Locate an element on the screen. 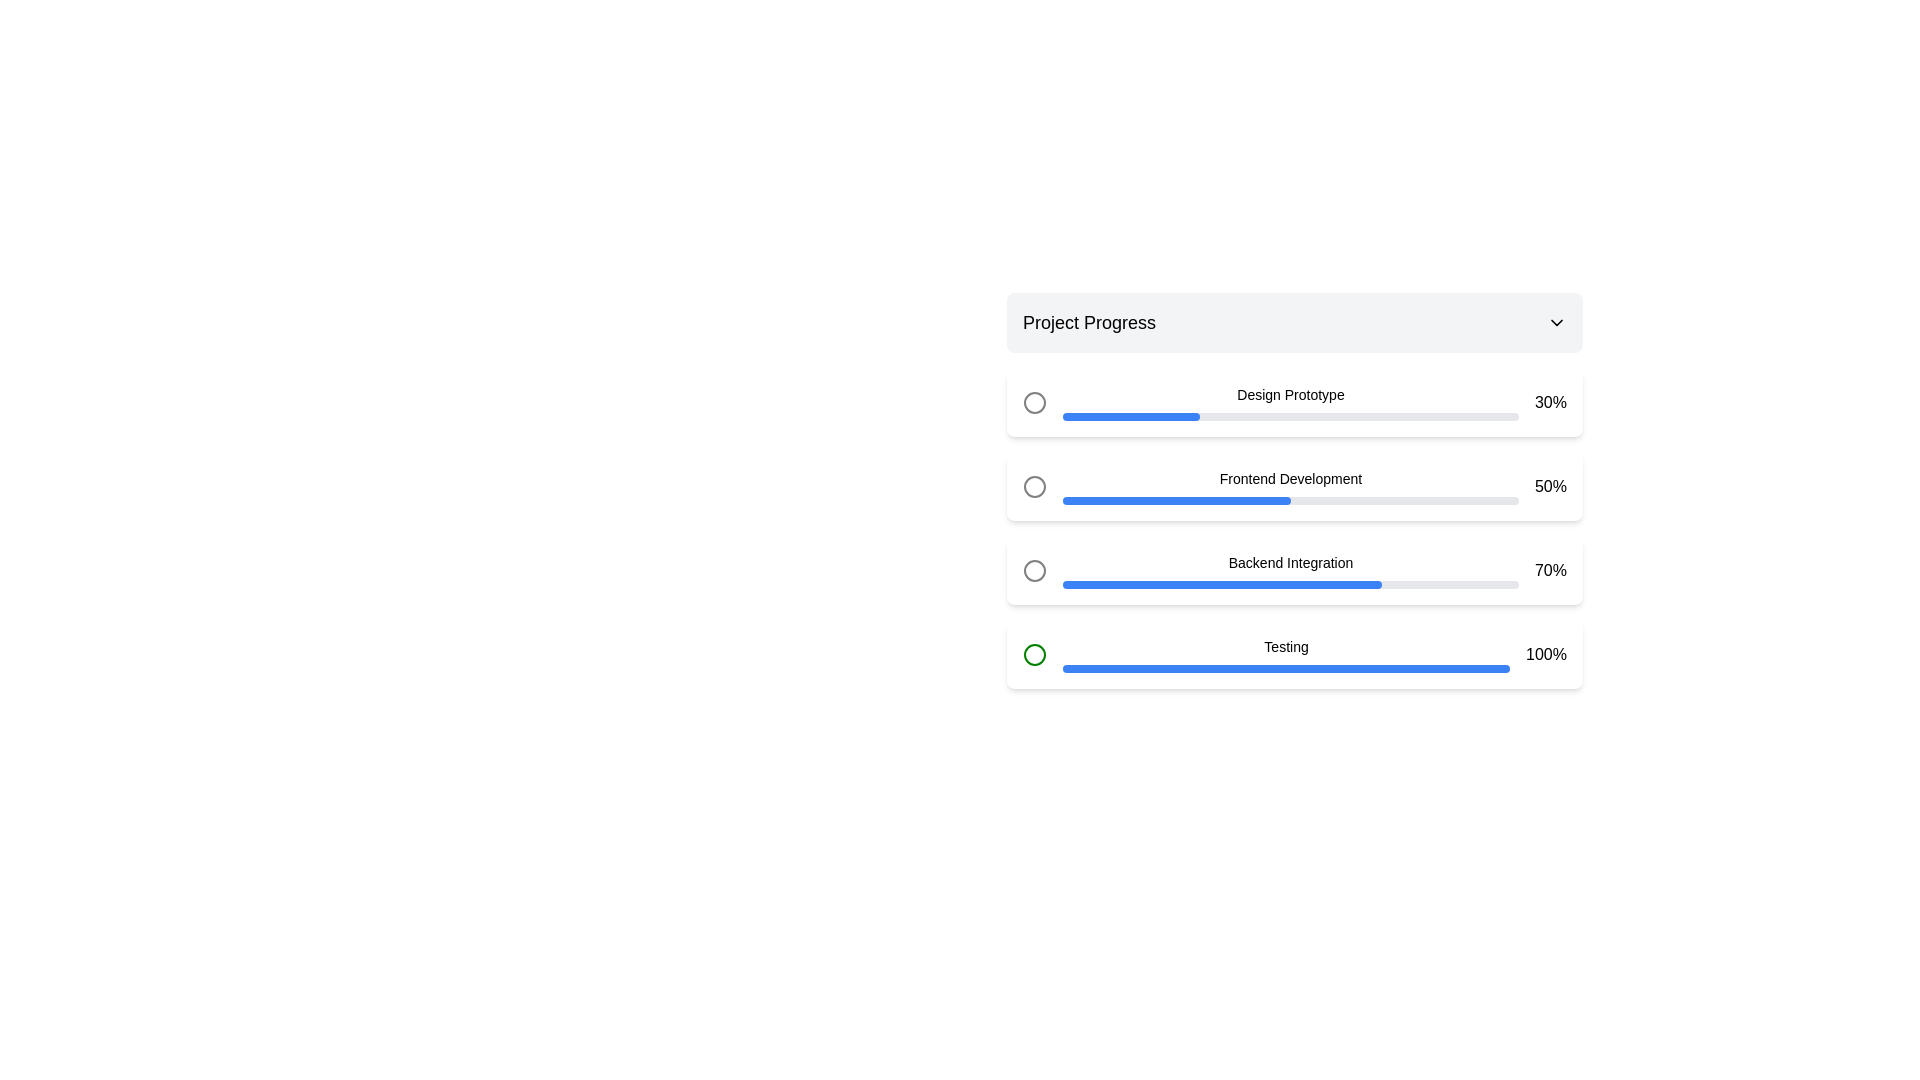 This screenshot has width=1920, height=1080. the progress bar representing 30% completion of the 'Design Prototype' task, located directly beneath the corresponding text in the segmented progress tracker is located at coordinates (1291, 415).